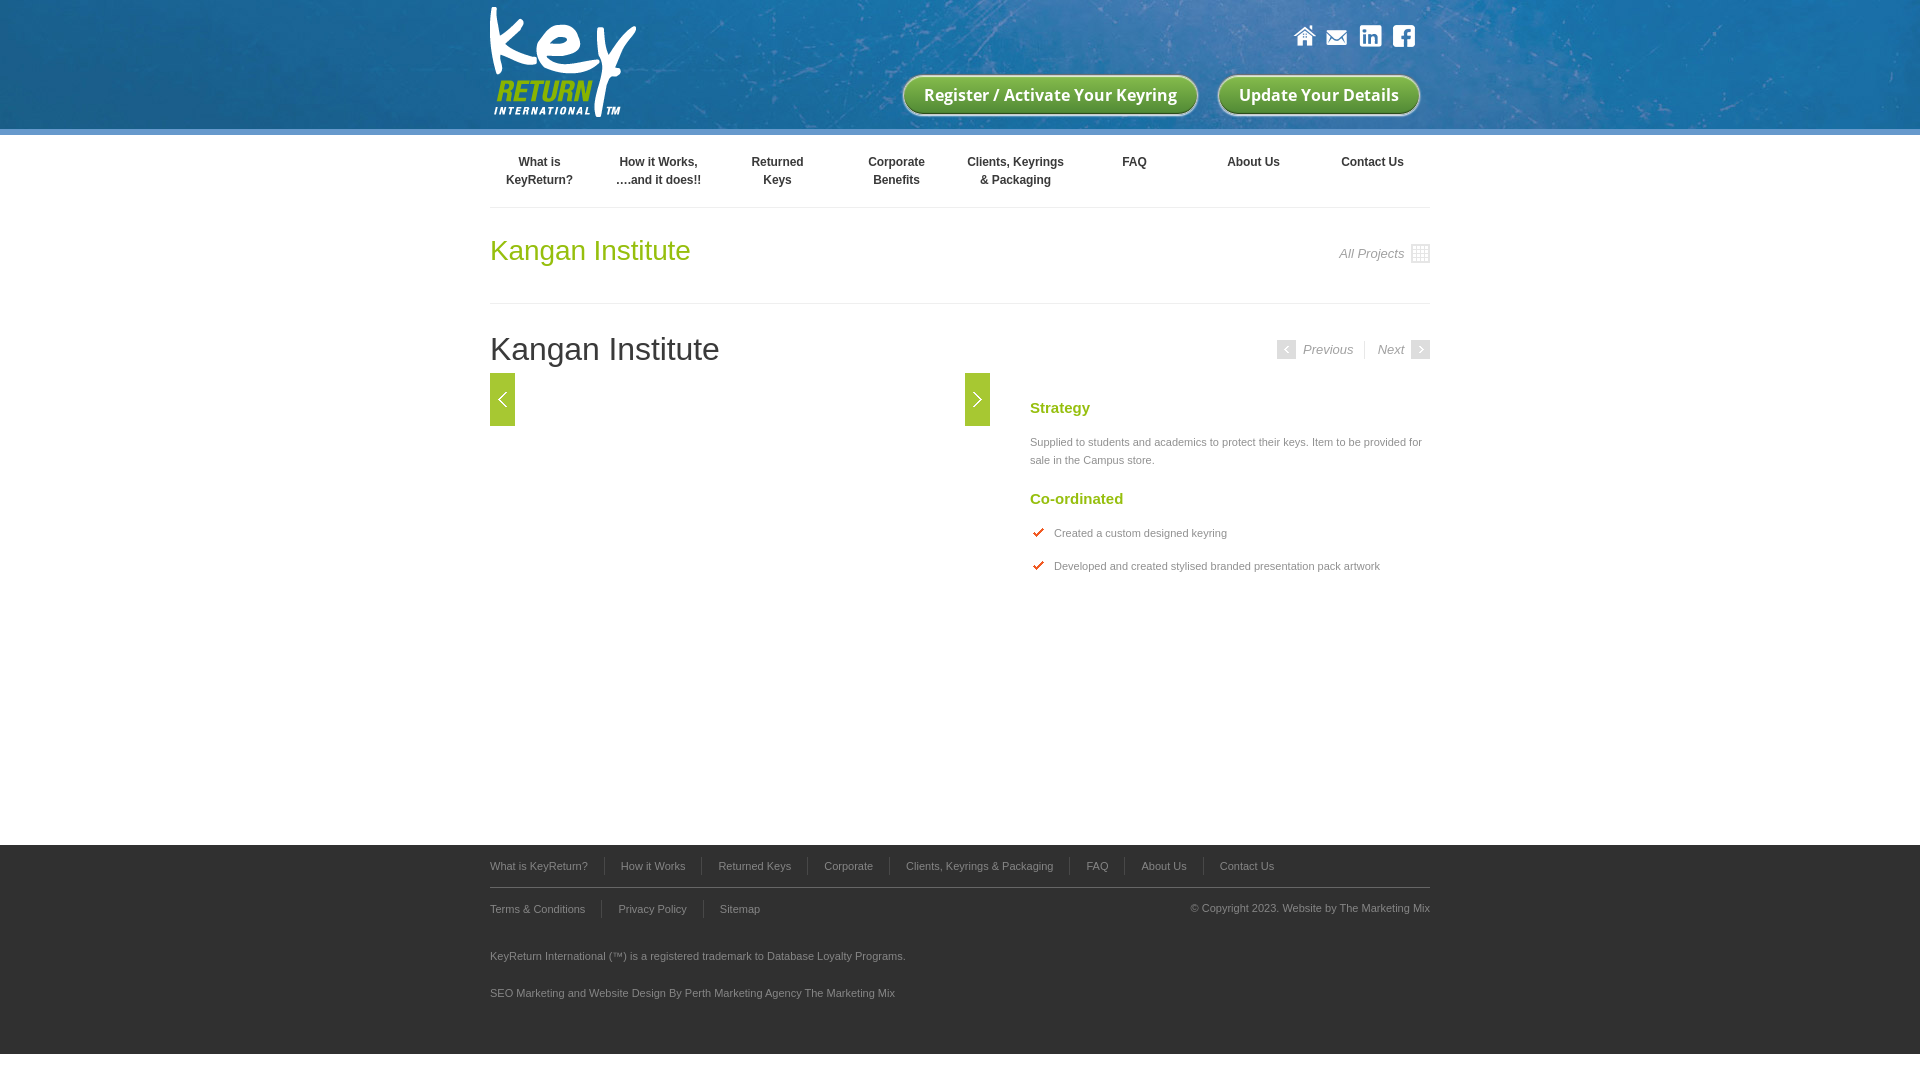 The height and width of the screenshot is (1080, 1920). What do you see at coordinates (1402, 37) in the screenshot?
I see `'Facebook'` at bounding box center [1402, 37].